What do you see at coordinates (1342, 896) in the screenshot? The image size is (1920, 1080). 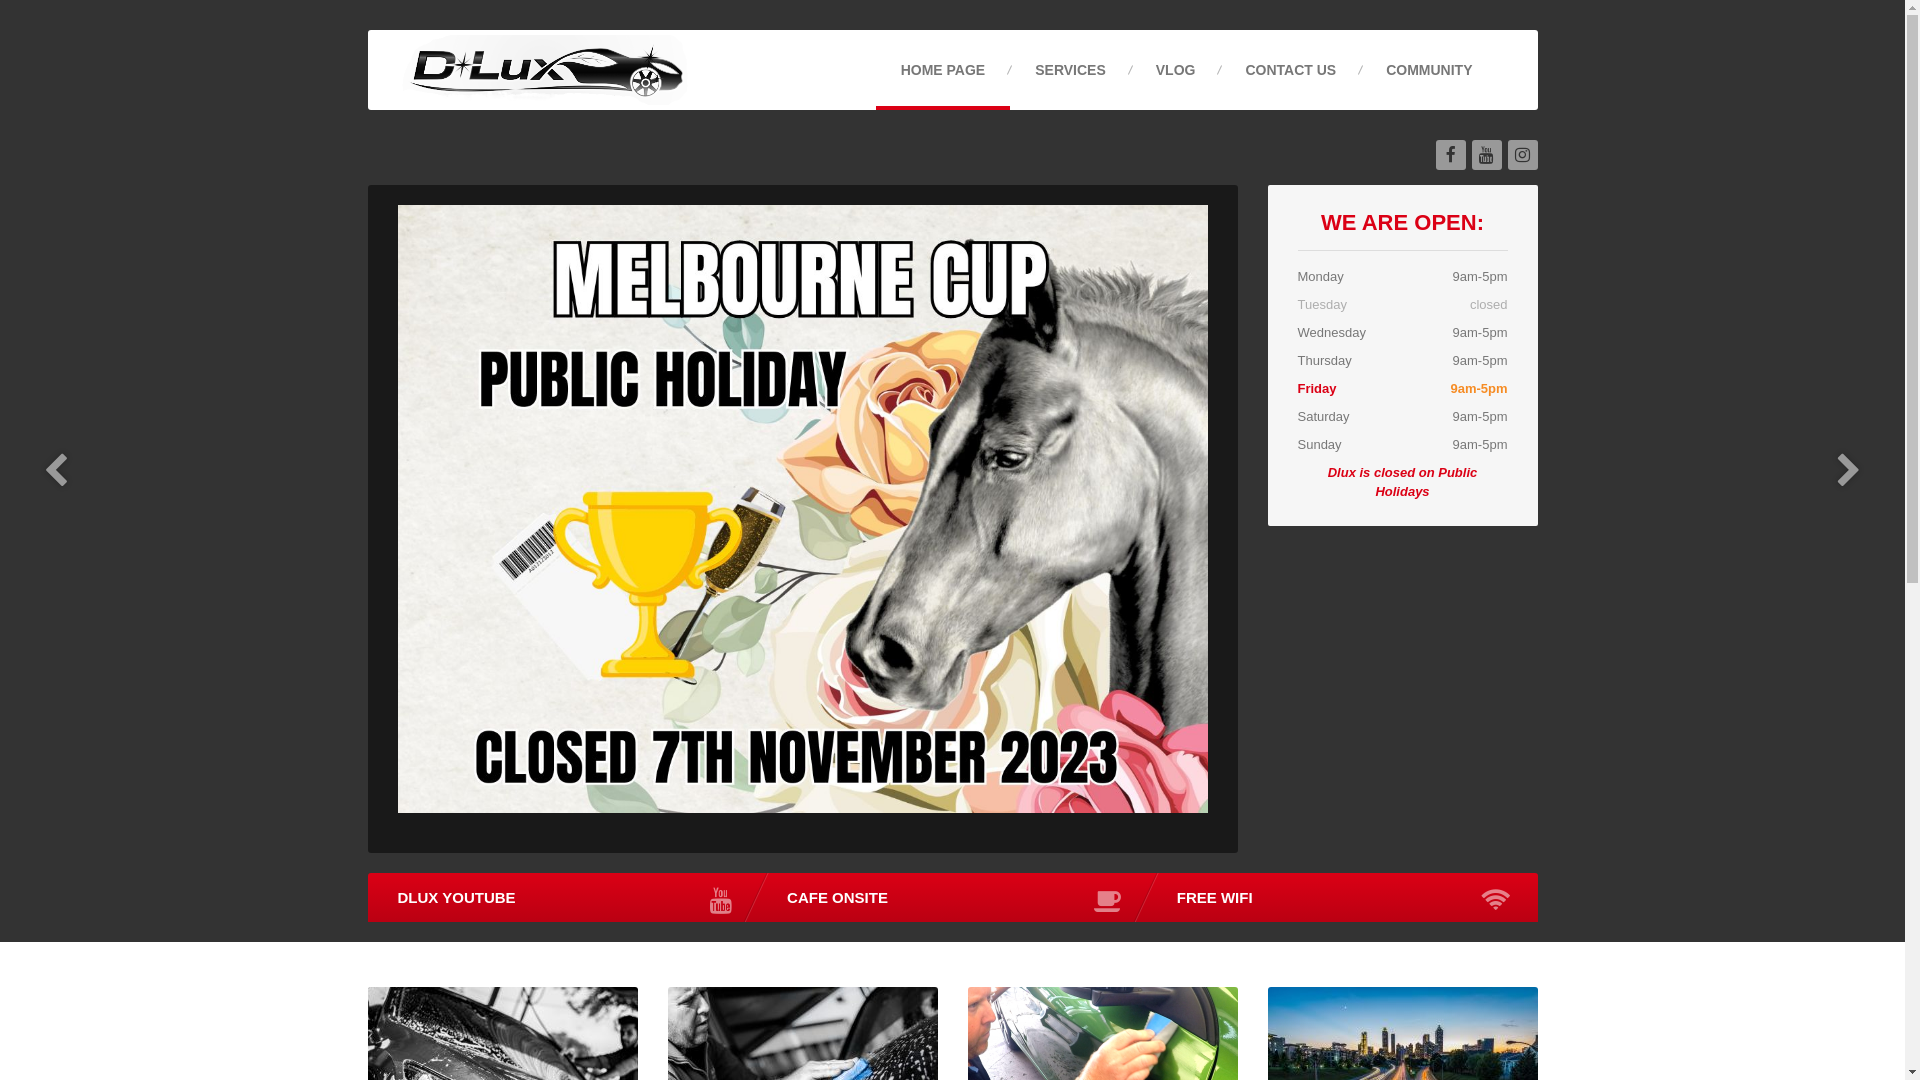 I see `'FREE WIFI'` at bounding box center [1342, 896].